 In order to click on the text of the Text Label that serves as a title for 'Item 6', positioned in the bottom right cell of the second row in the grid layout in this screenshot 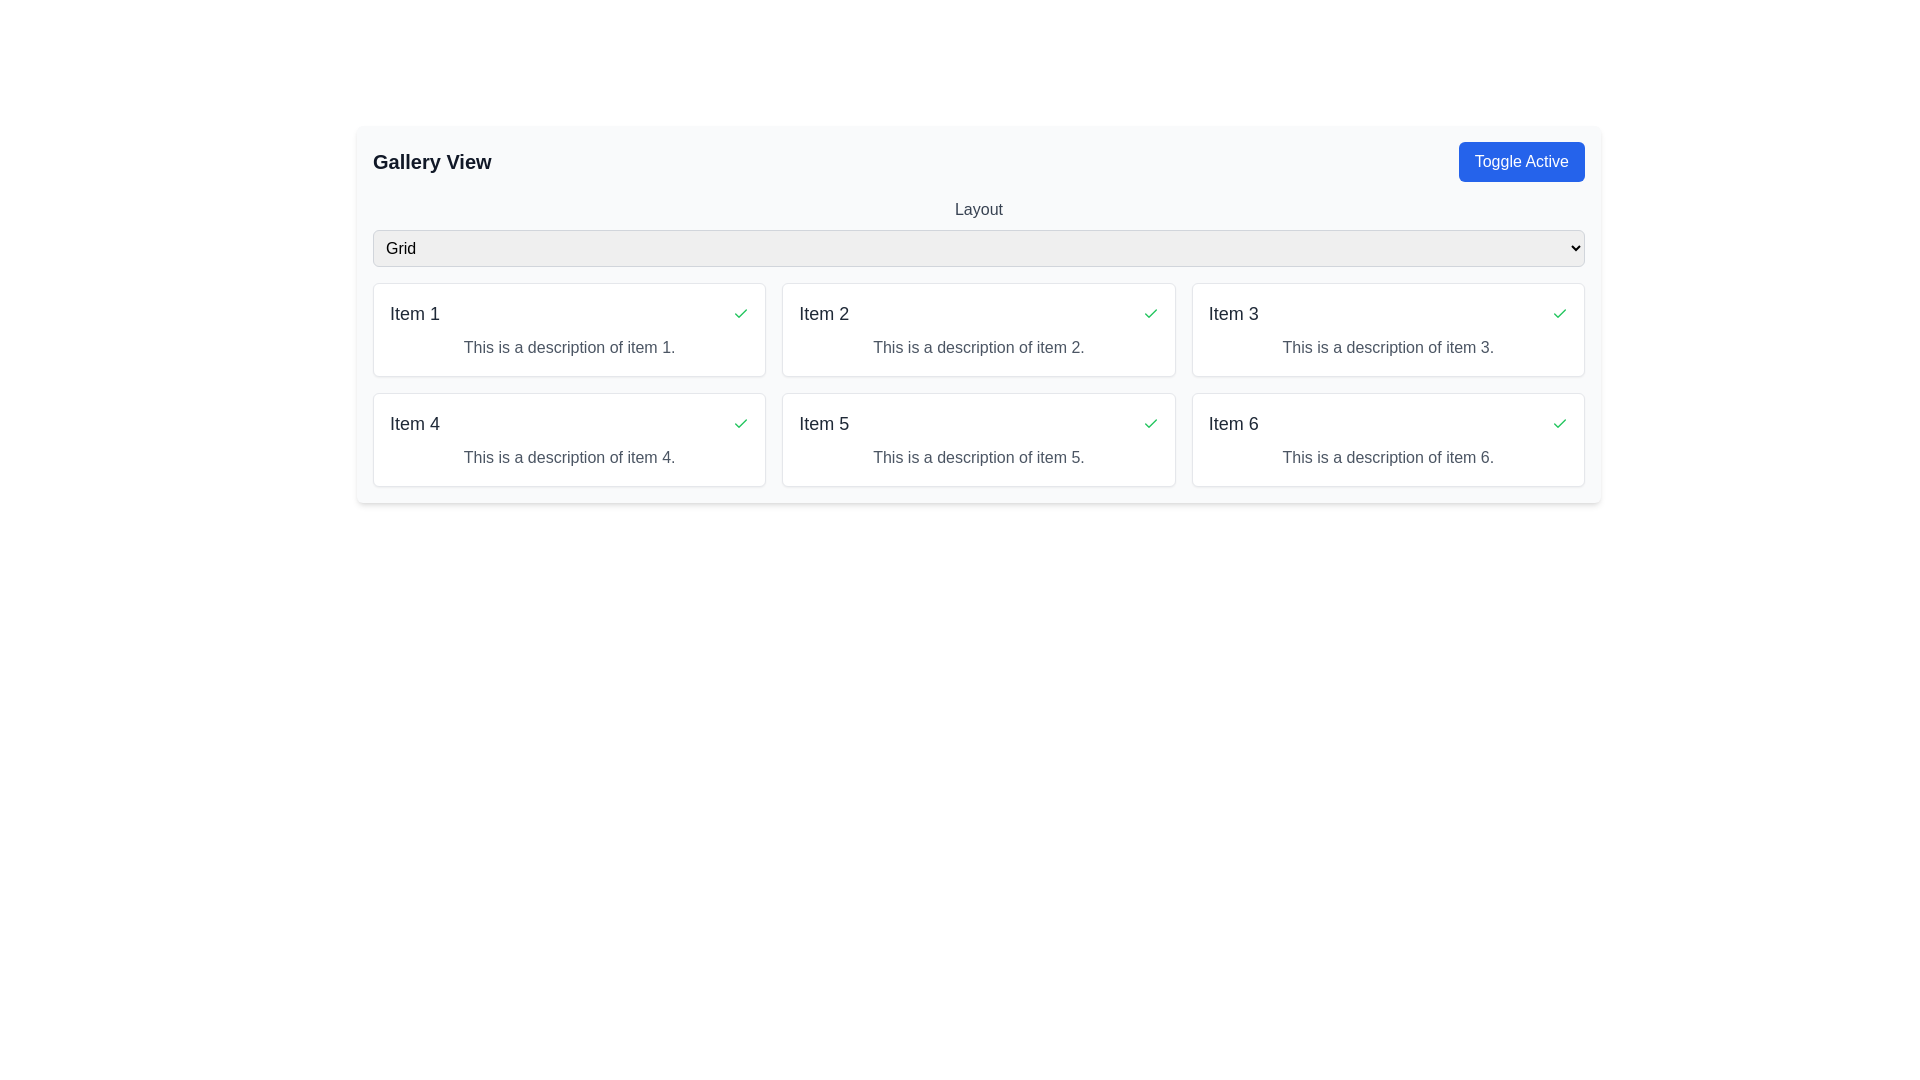, I will do `click(1232, 423)`.